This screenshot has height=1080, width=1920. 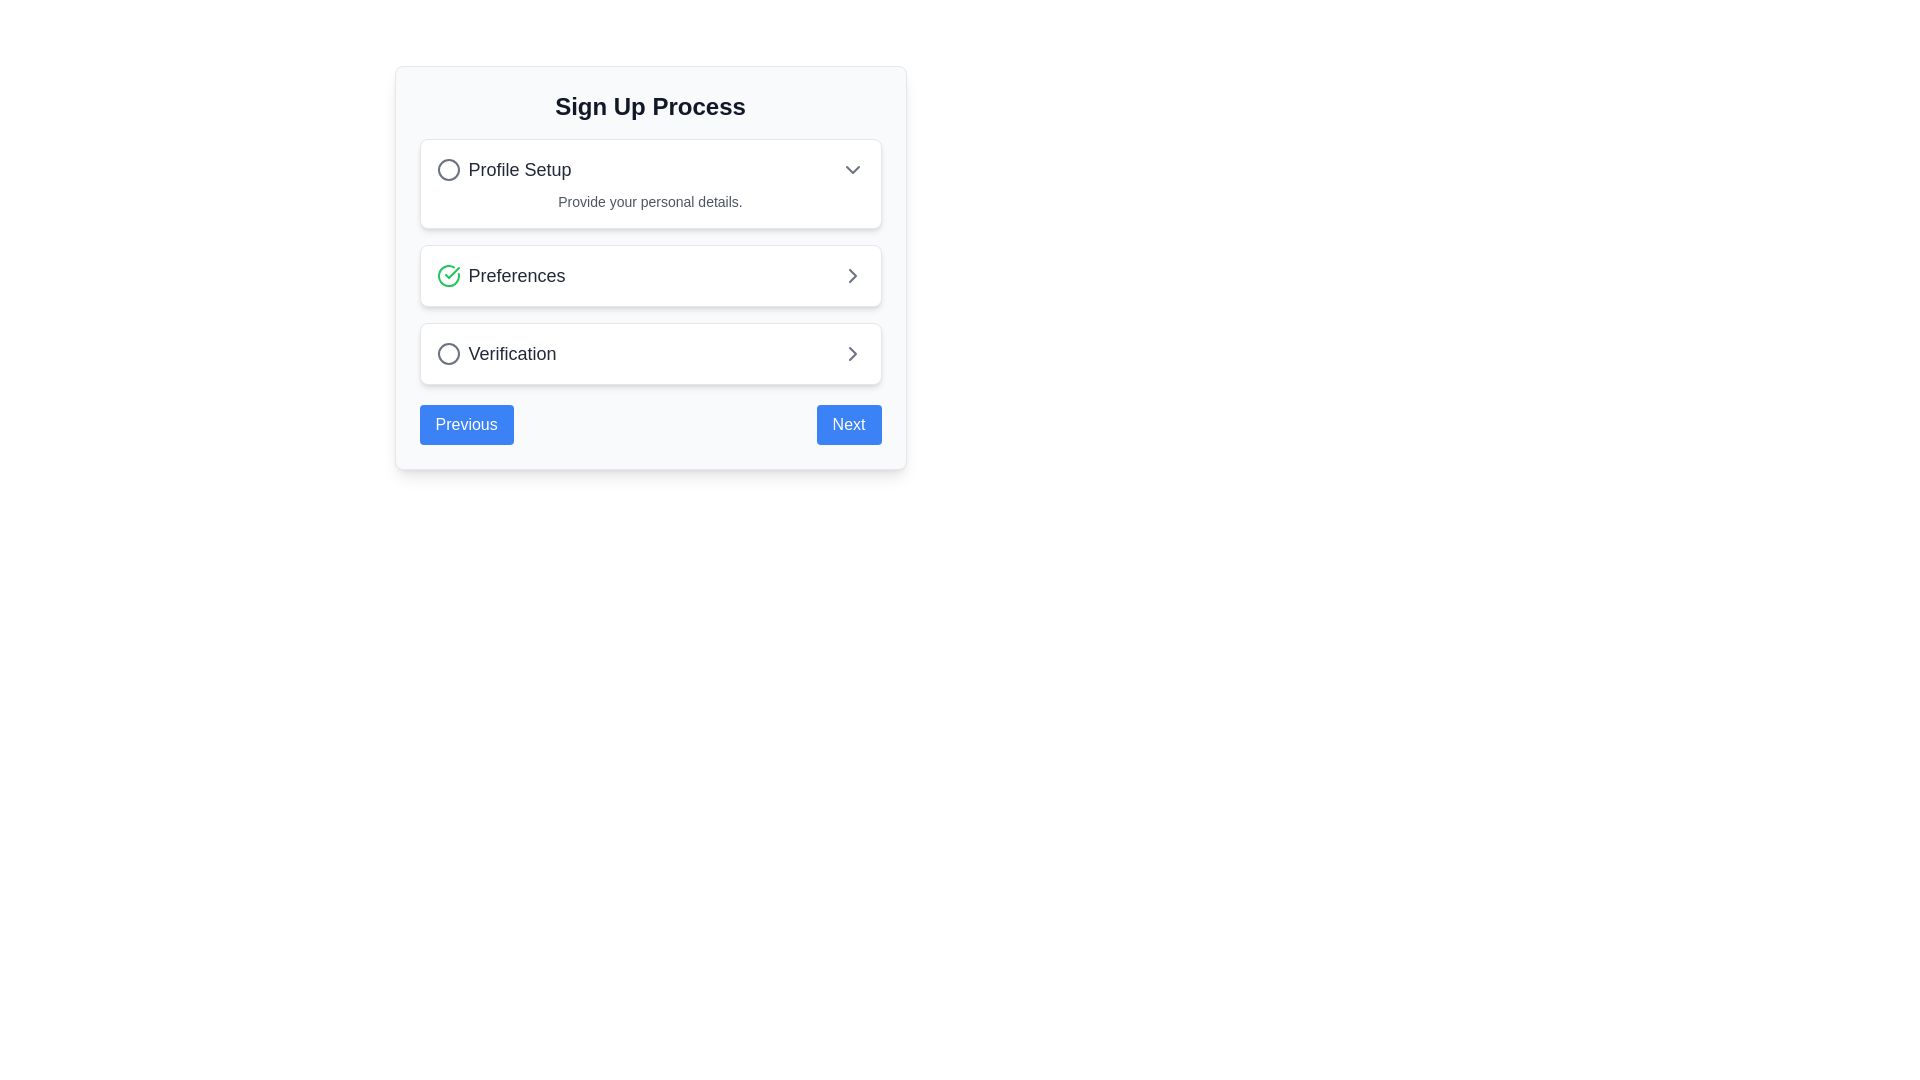 I want to click on the dropdown menu icon located in the 'Profile Setup' section, adjacent to the 'Profile Setup' text, so click(x=852, y=168).